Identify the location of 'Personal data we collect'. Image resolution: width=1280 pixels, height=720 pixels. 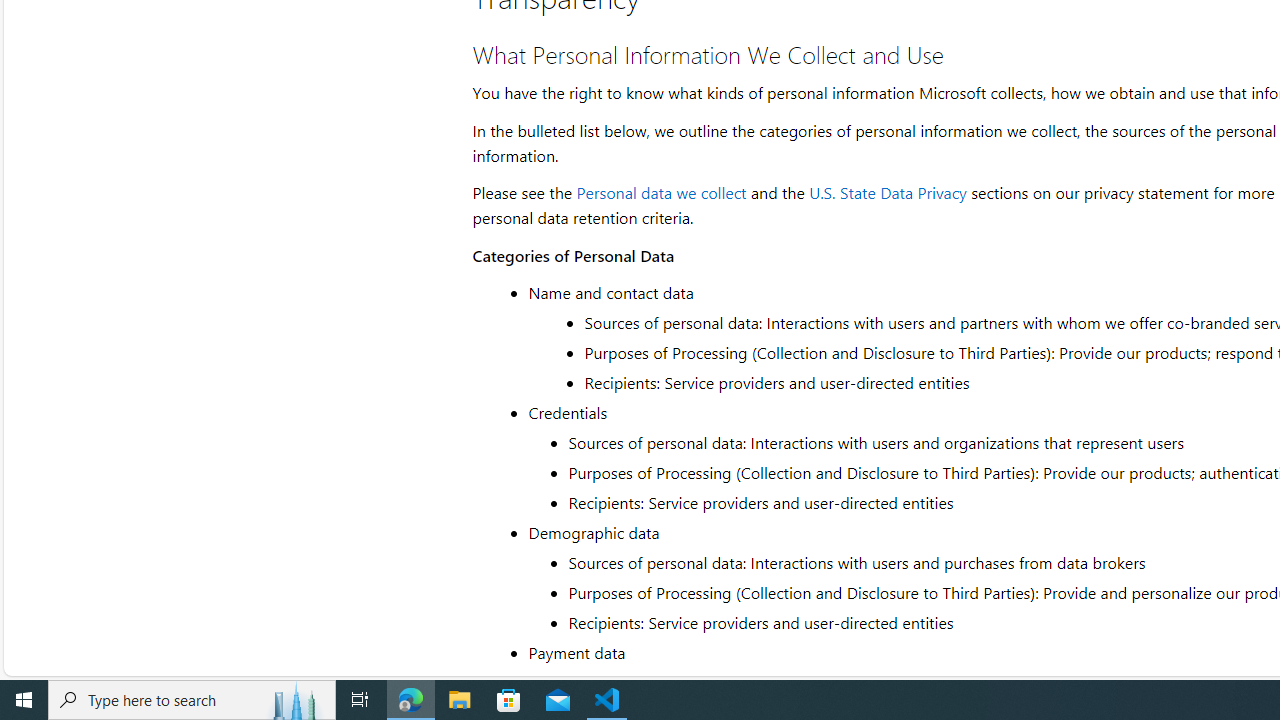
(661, 192).